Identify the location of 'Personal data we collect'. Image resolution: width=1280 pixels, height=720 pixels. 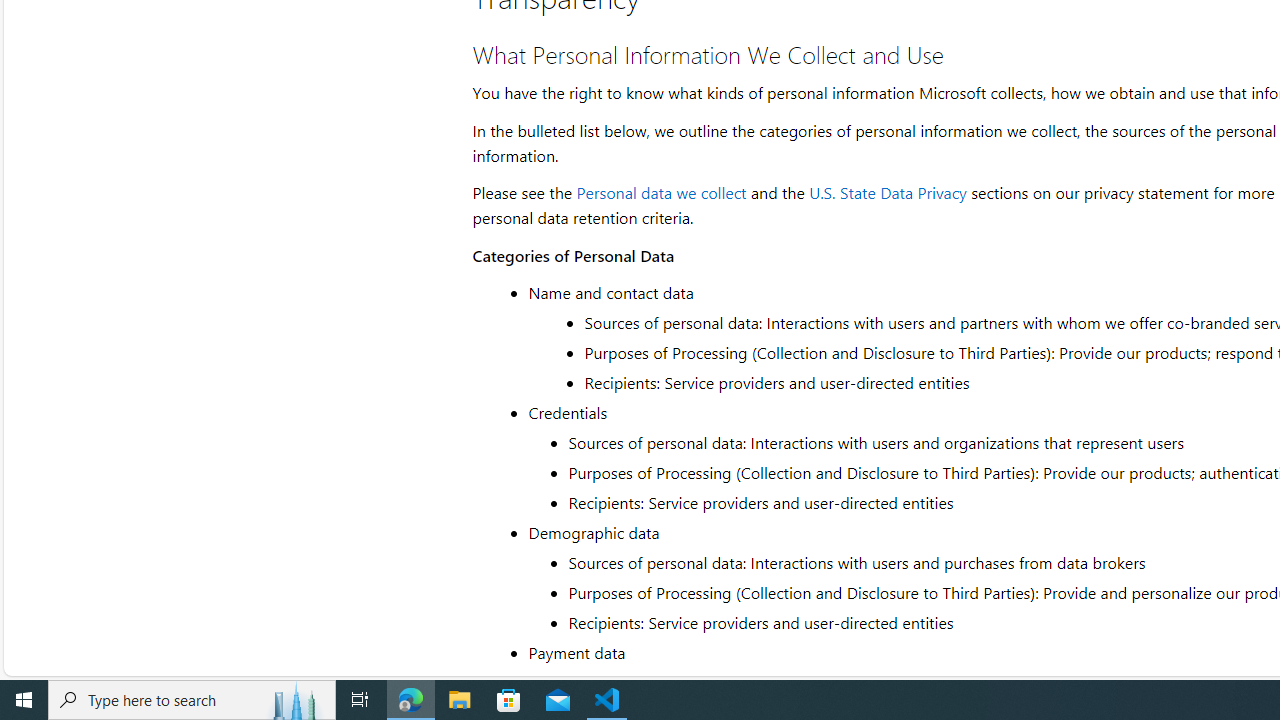
(661, 192).